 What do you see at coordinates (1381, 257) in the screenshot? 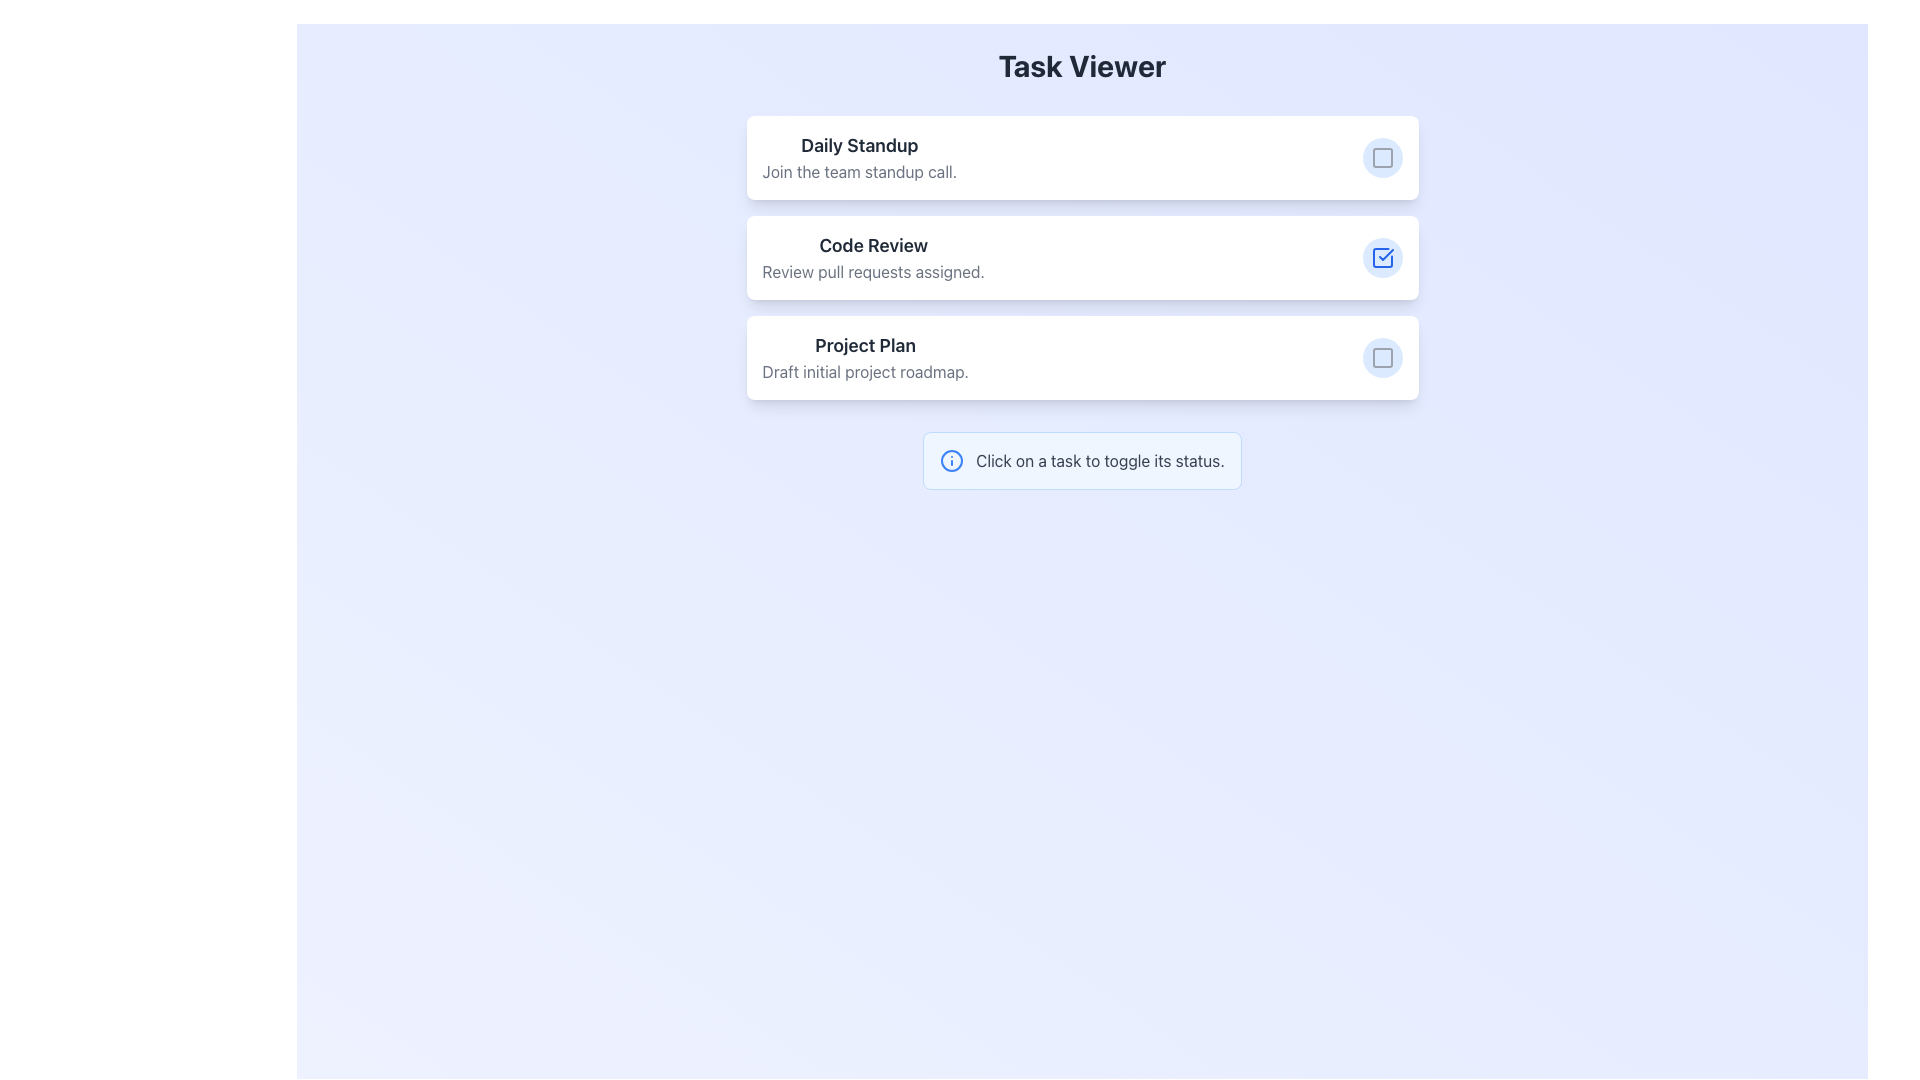
I see `the checkmark icon` at bounding box center [1381, 257].